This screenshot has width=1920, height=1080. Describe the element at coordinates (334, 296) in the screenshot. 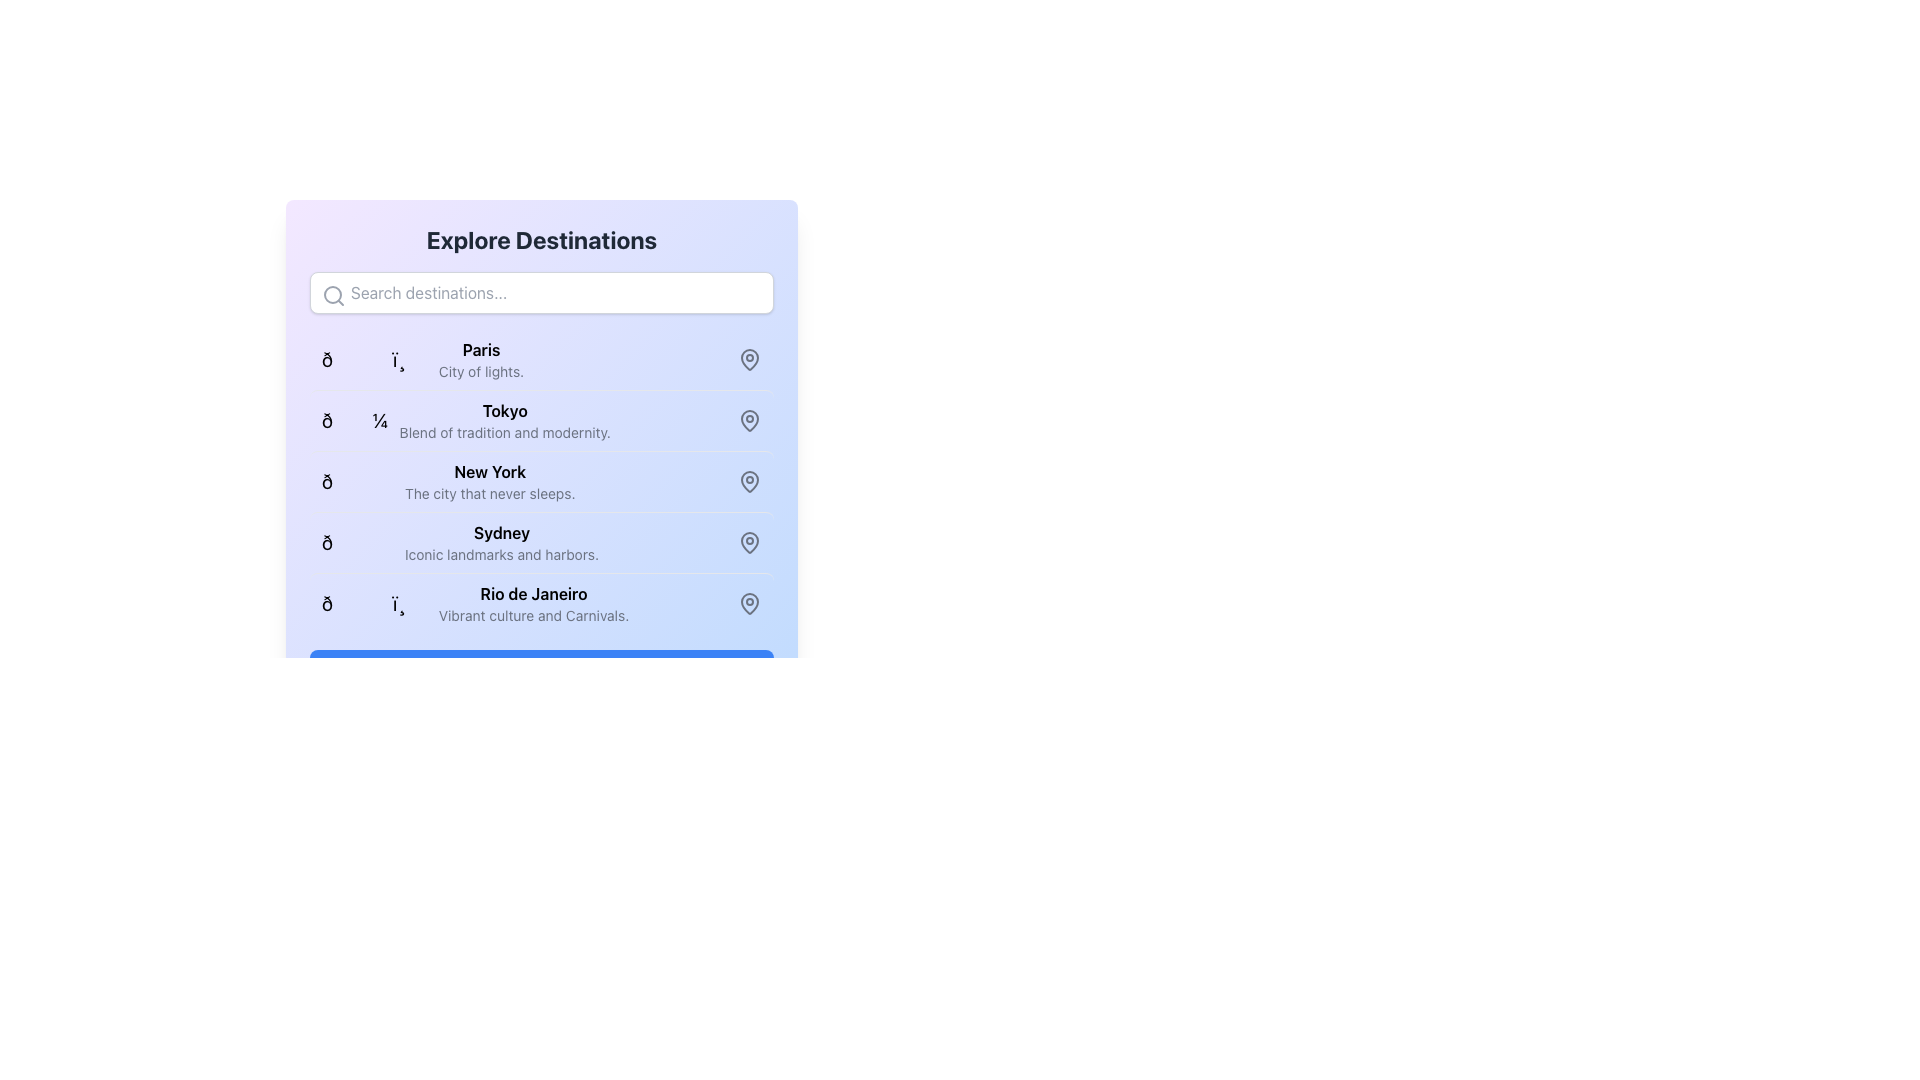

I see `the magnifying glass icon located inside the search input field labeled 'Search destinations...' to initiate a search action` at that location.